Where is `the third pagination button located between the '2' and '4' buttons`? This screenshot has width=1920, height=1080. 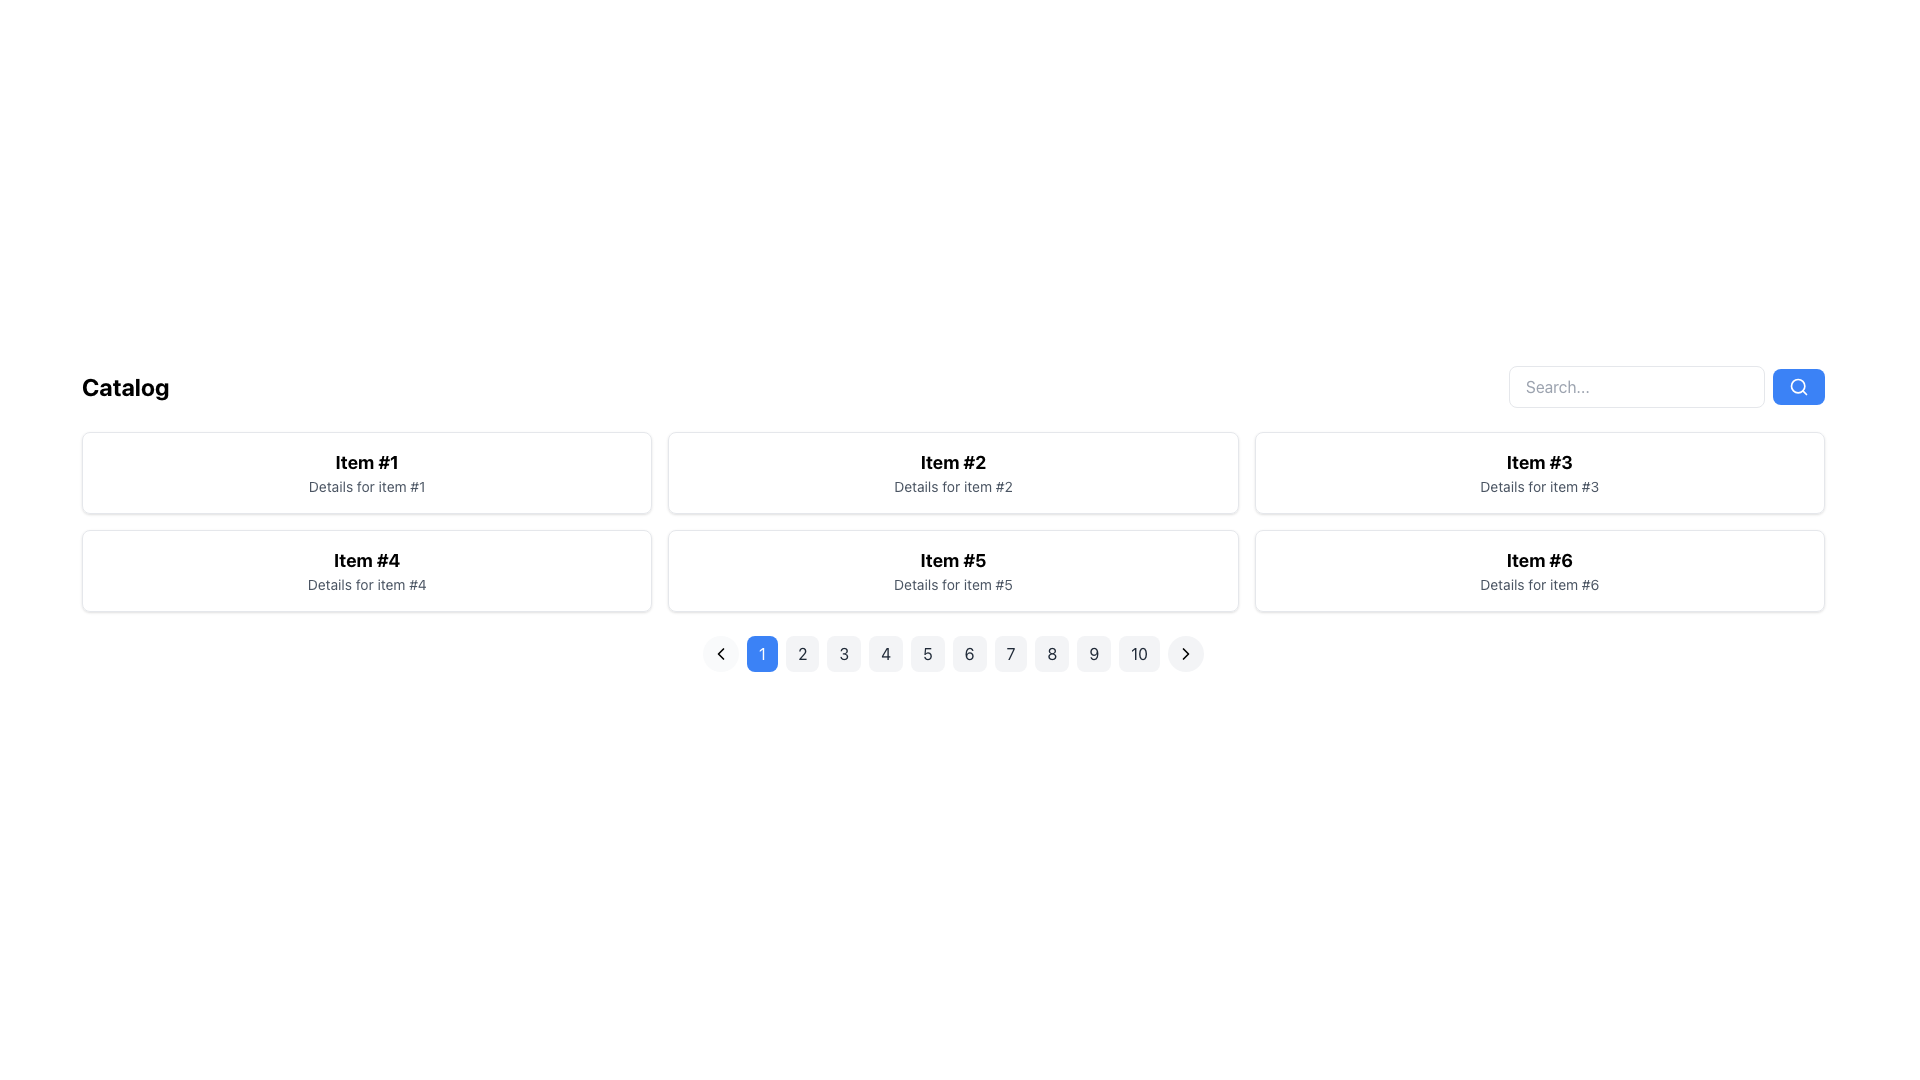
the third pagination button located between the '2' and '4' buttons is located at coordinates (844, 654).